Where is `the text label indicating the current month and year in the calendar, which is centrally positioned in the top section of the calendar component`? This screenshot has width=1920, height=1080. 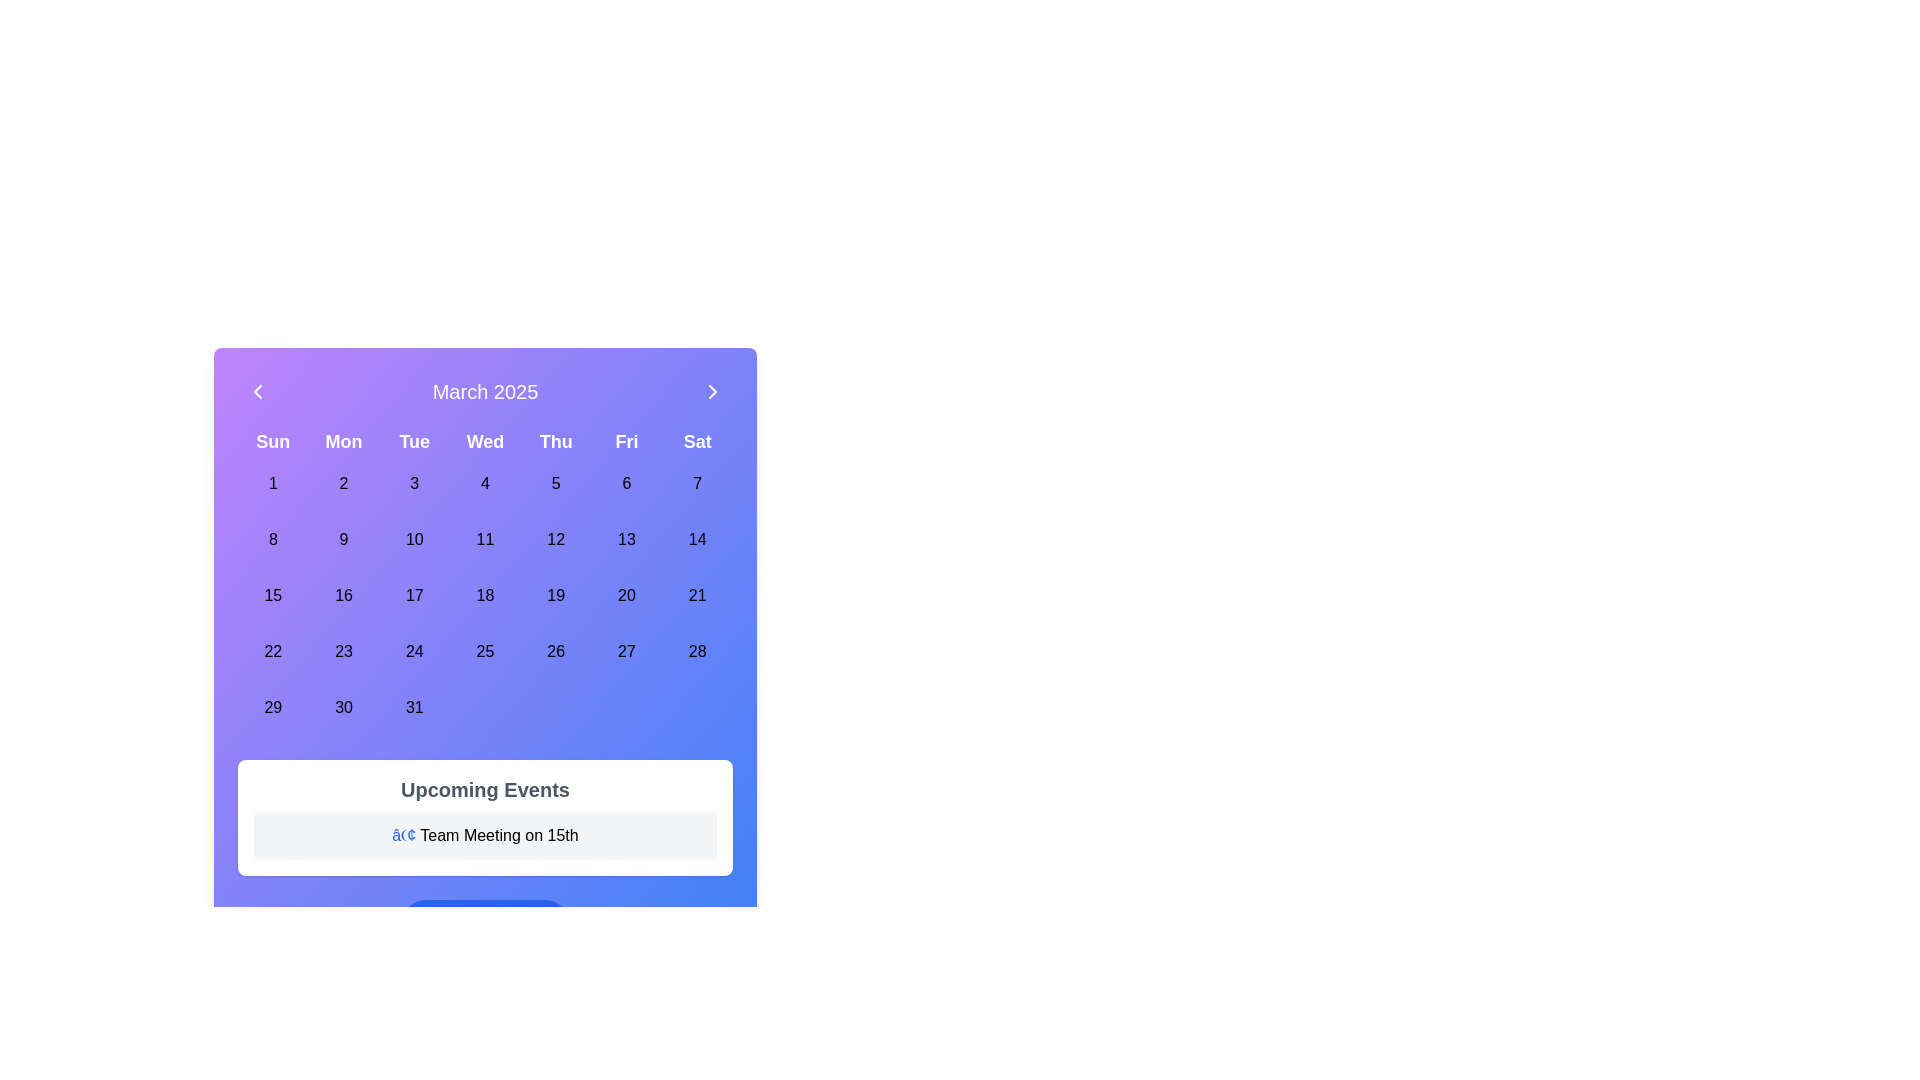
the text label indicating the current month and year in the calendar, which is centrally positioned in the top section of the calendar component is located at coordinates (485, 392).